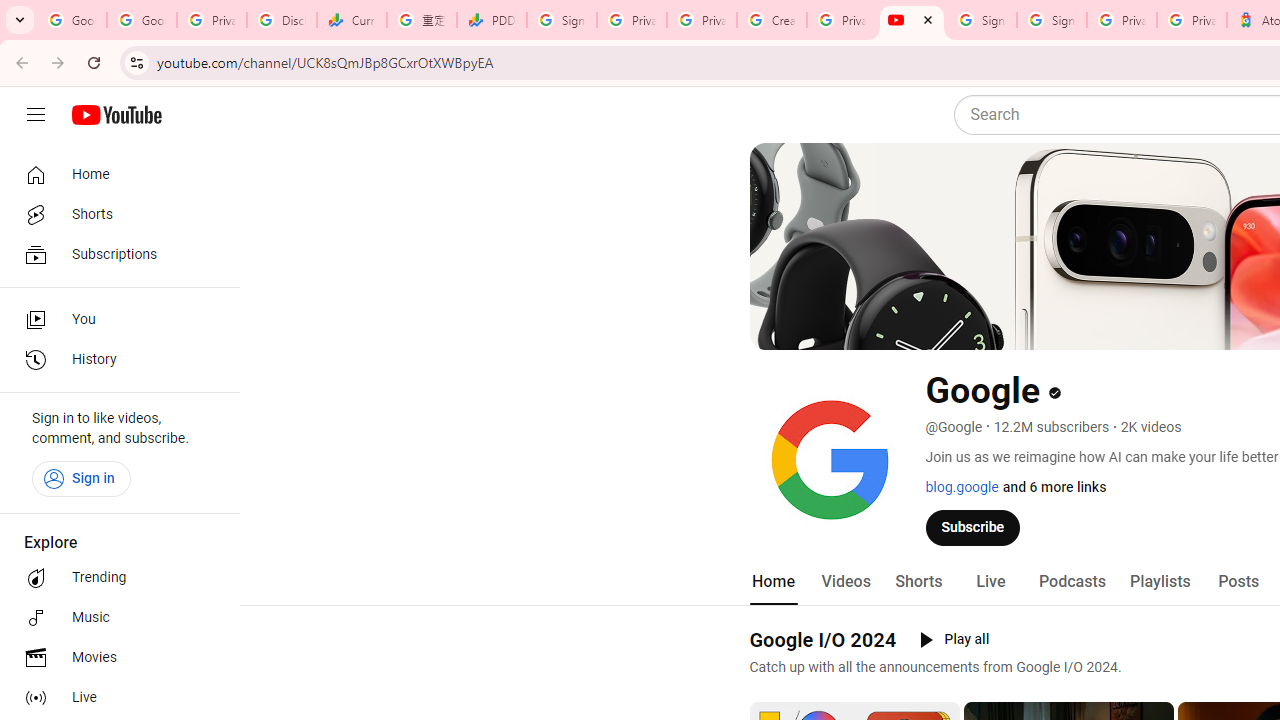  I want to click on 'Music', so click(112, 617).